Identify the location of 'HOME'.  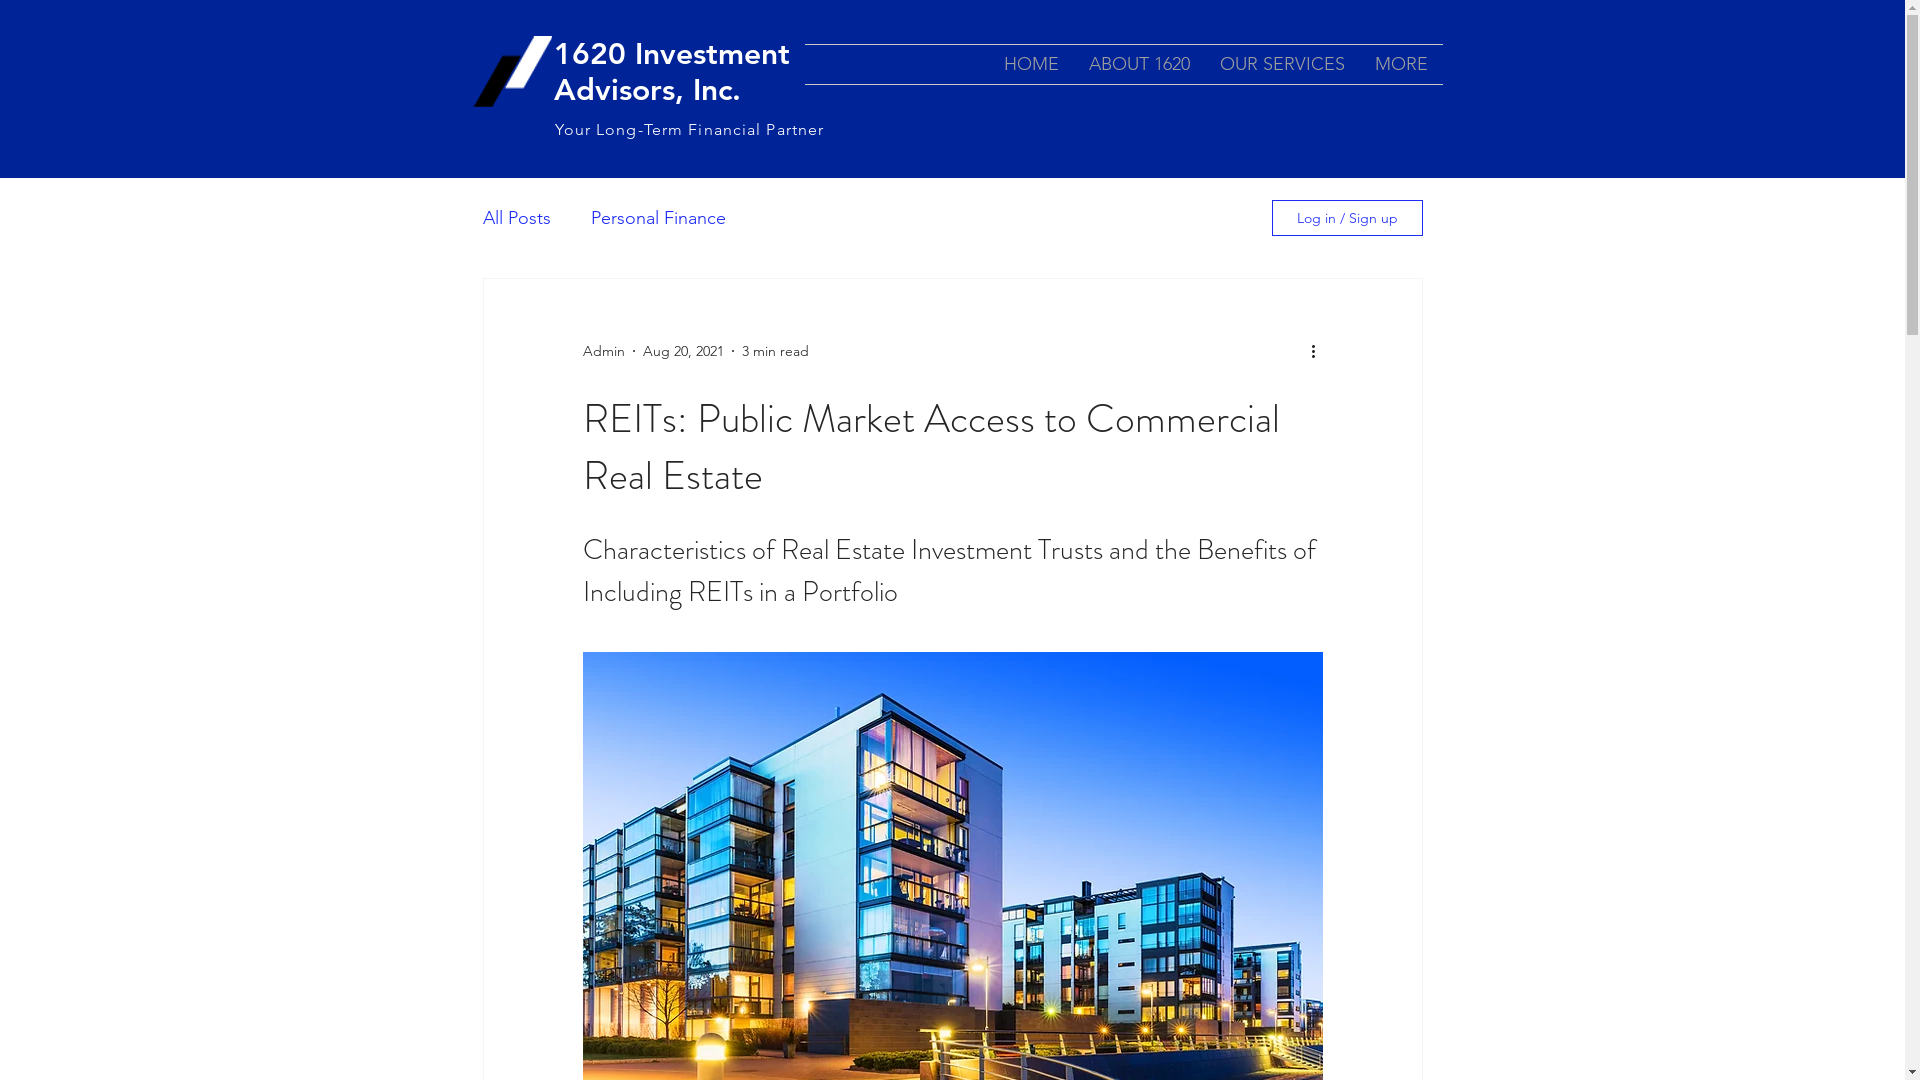
(988, 63).